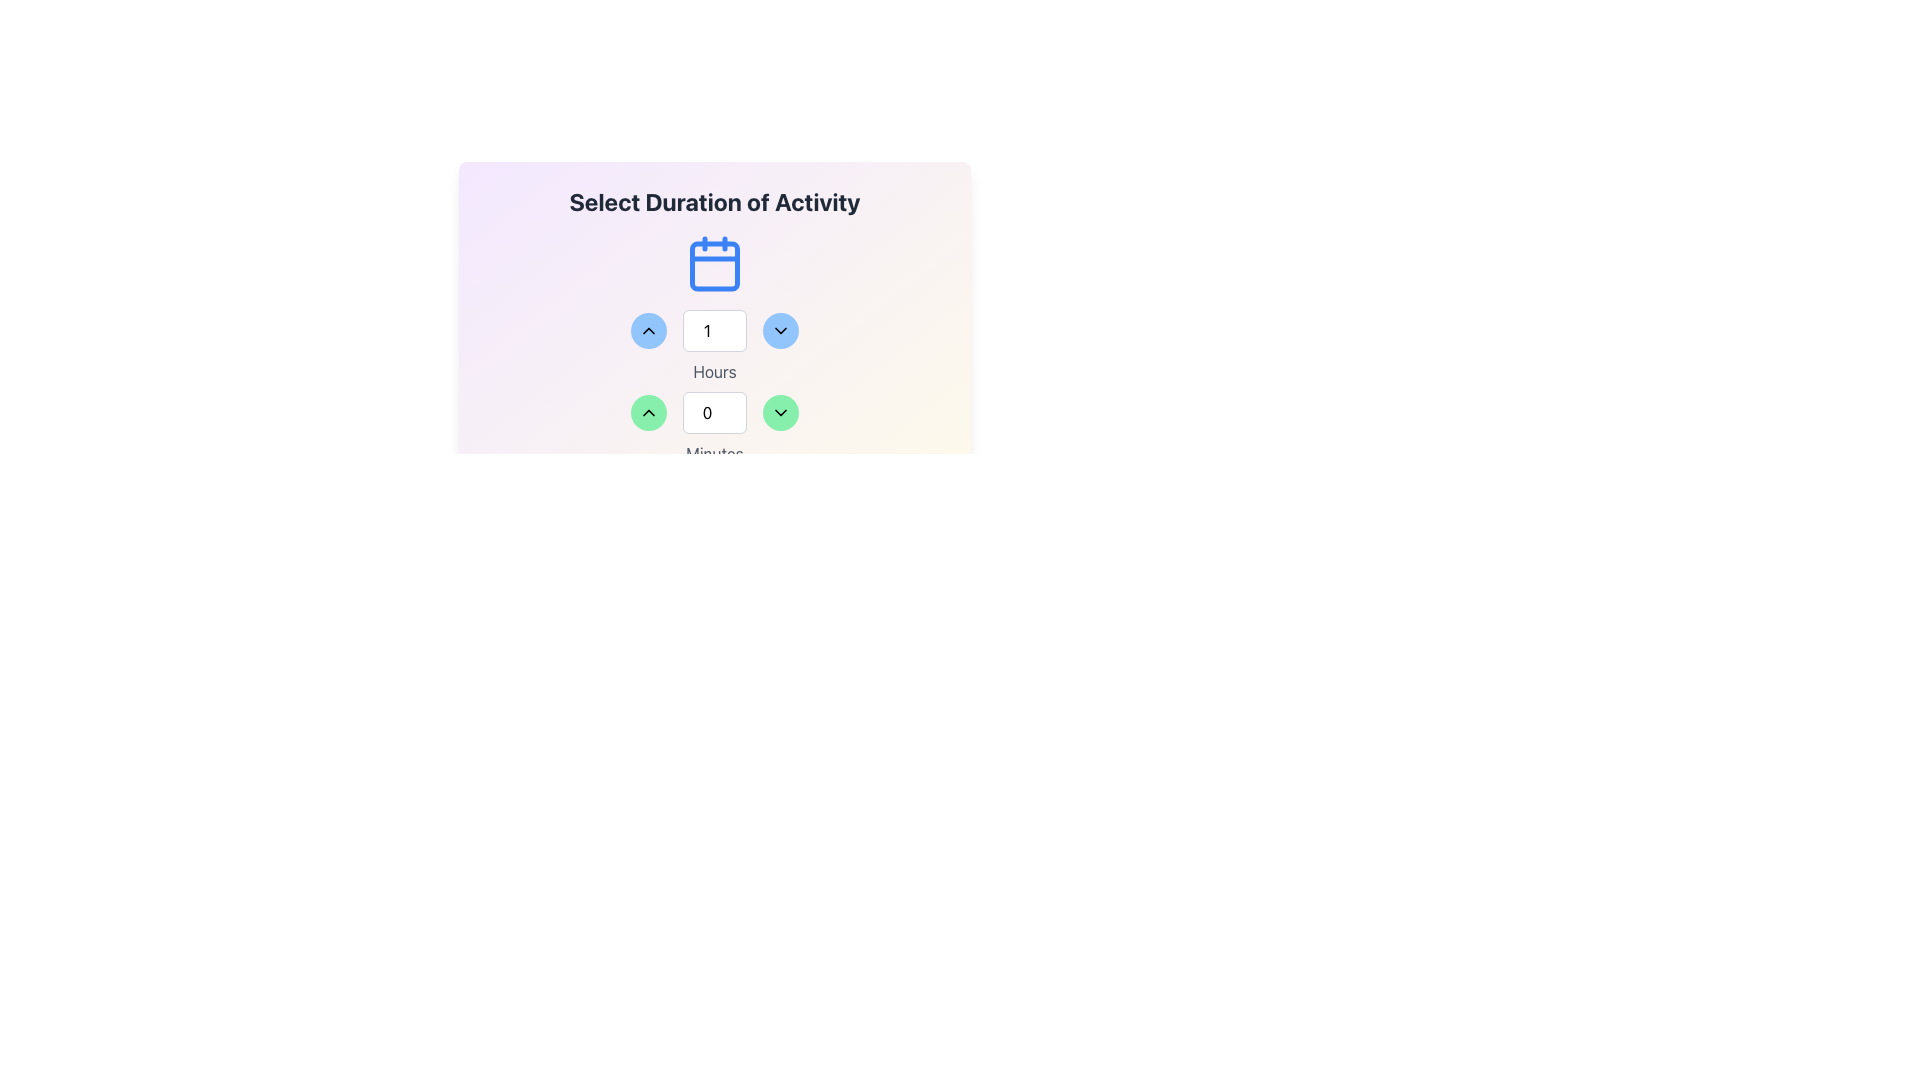  What do you see at coordinates (648, 330) in the screenshot?
I see `the small, dark-colored chevron icon within a light green circular button located beneath the 'Minutes' text field in the time selection module` at bounding box center [648, 330].